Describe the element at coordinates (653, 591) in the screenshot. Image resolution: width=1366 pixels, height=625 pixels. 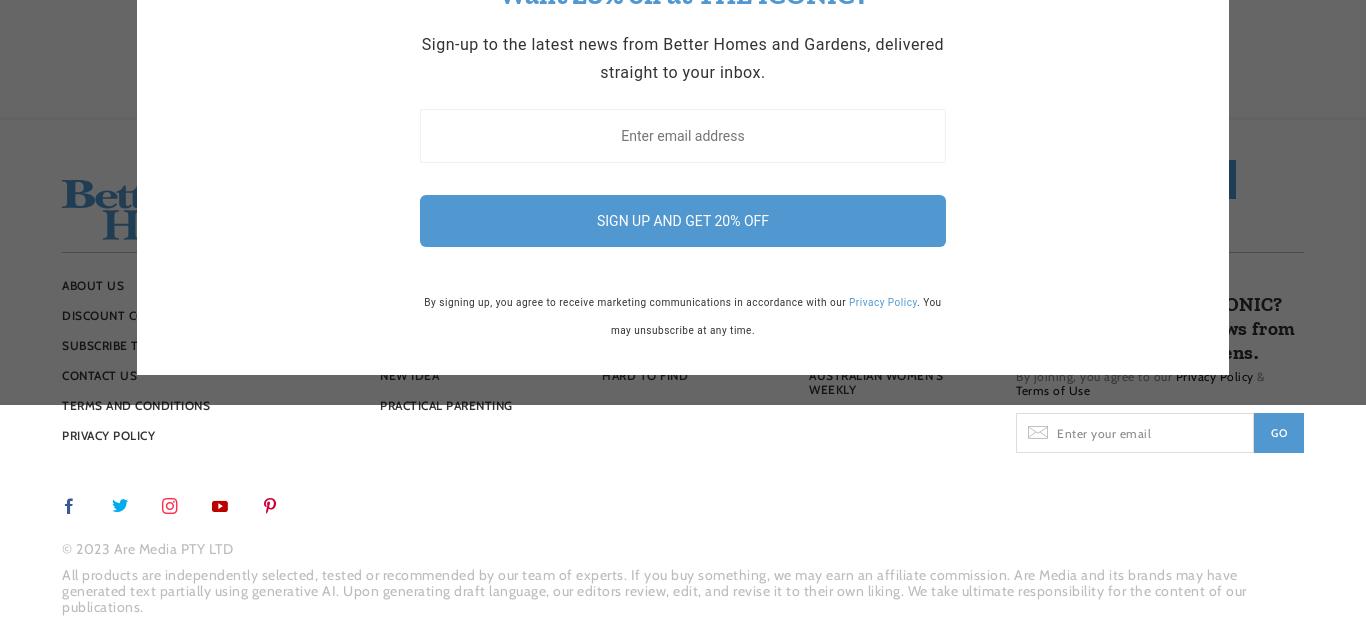
I see `'All products are independently selected, tested or recommended by our team of experts. If you buy something, we may earn an affiliate commission. 
        Are Media and its brands may have generated text partially using generative AI. Upon generating draft language, our editors review, edit, and revise it to their own liking. We take ultimate responsibility for the content of our publications.'` at that location.